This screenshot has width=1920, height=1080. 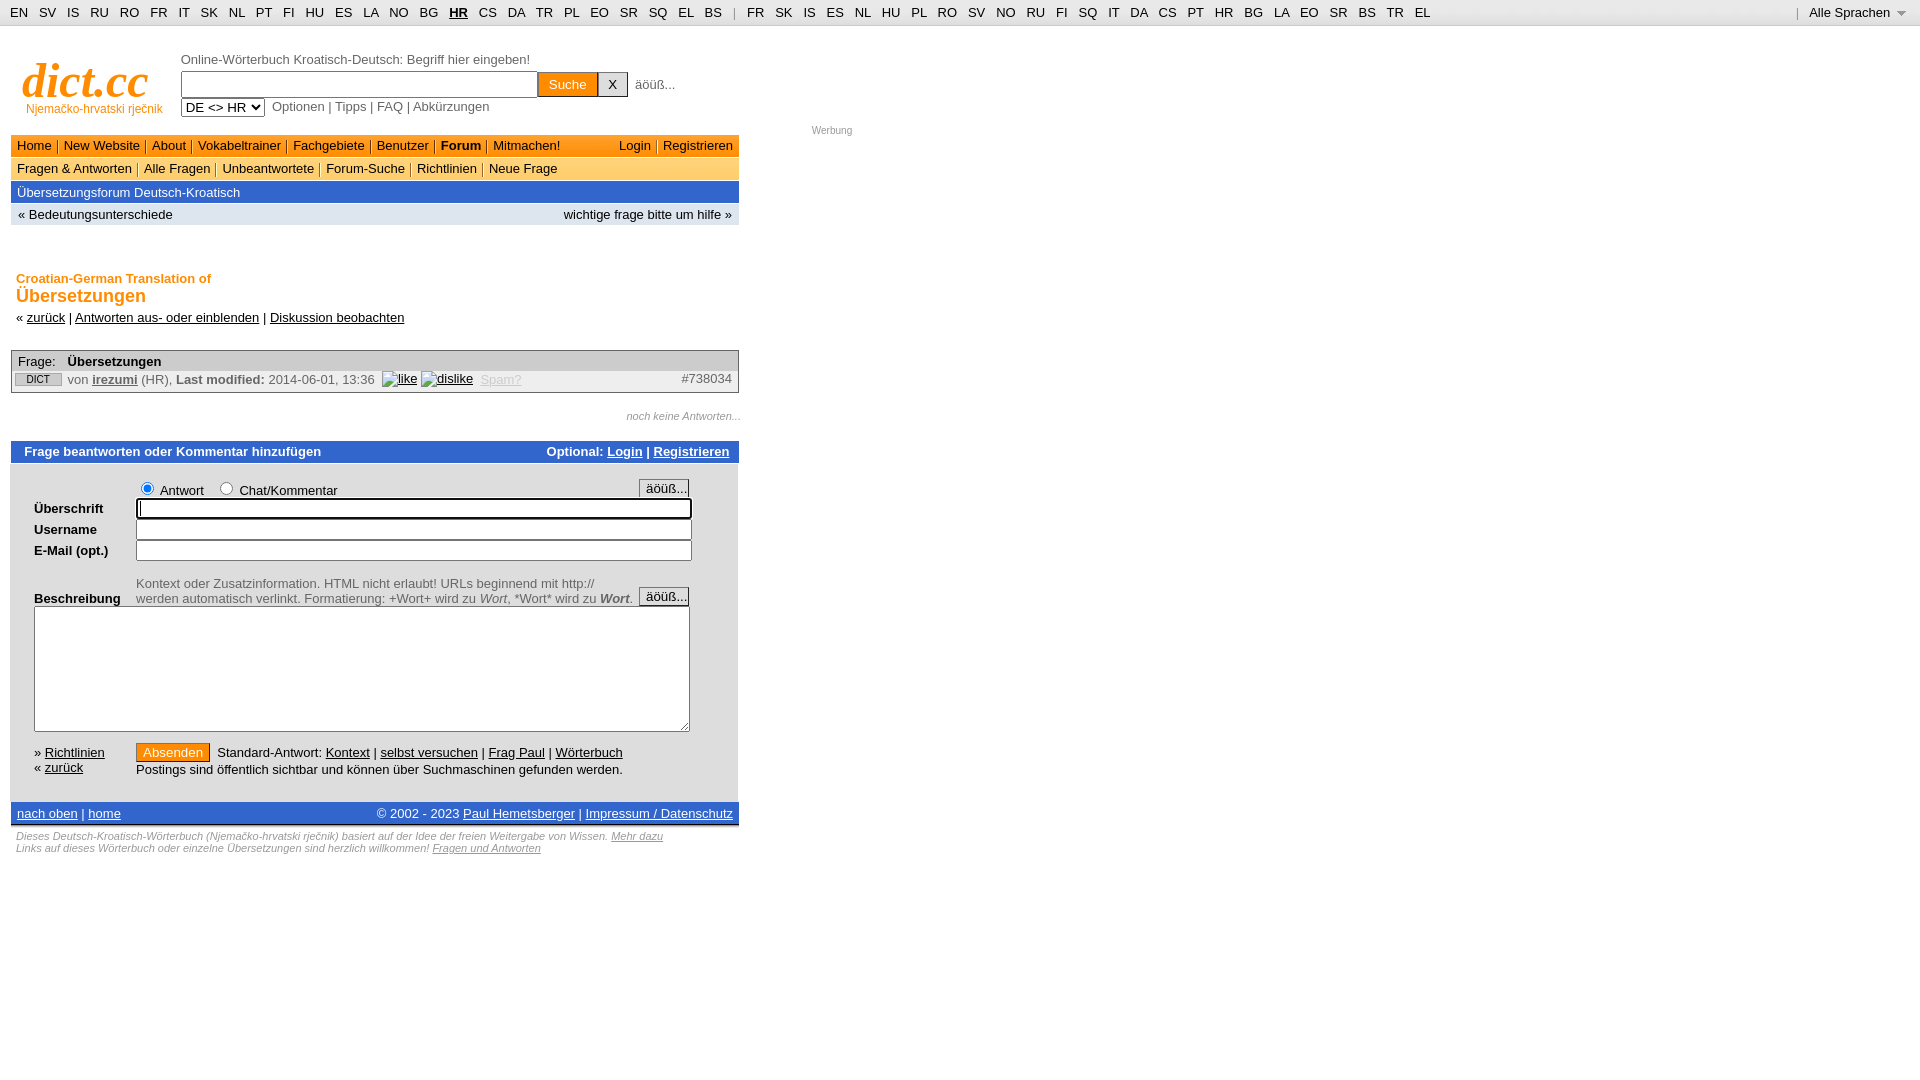 What do you see at coordinates (348, 751) in the screenshot?
I see `'Kontext'` at bounding box center [348, 751].